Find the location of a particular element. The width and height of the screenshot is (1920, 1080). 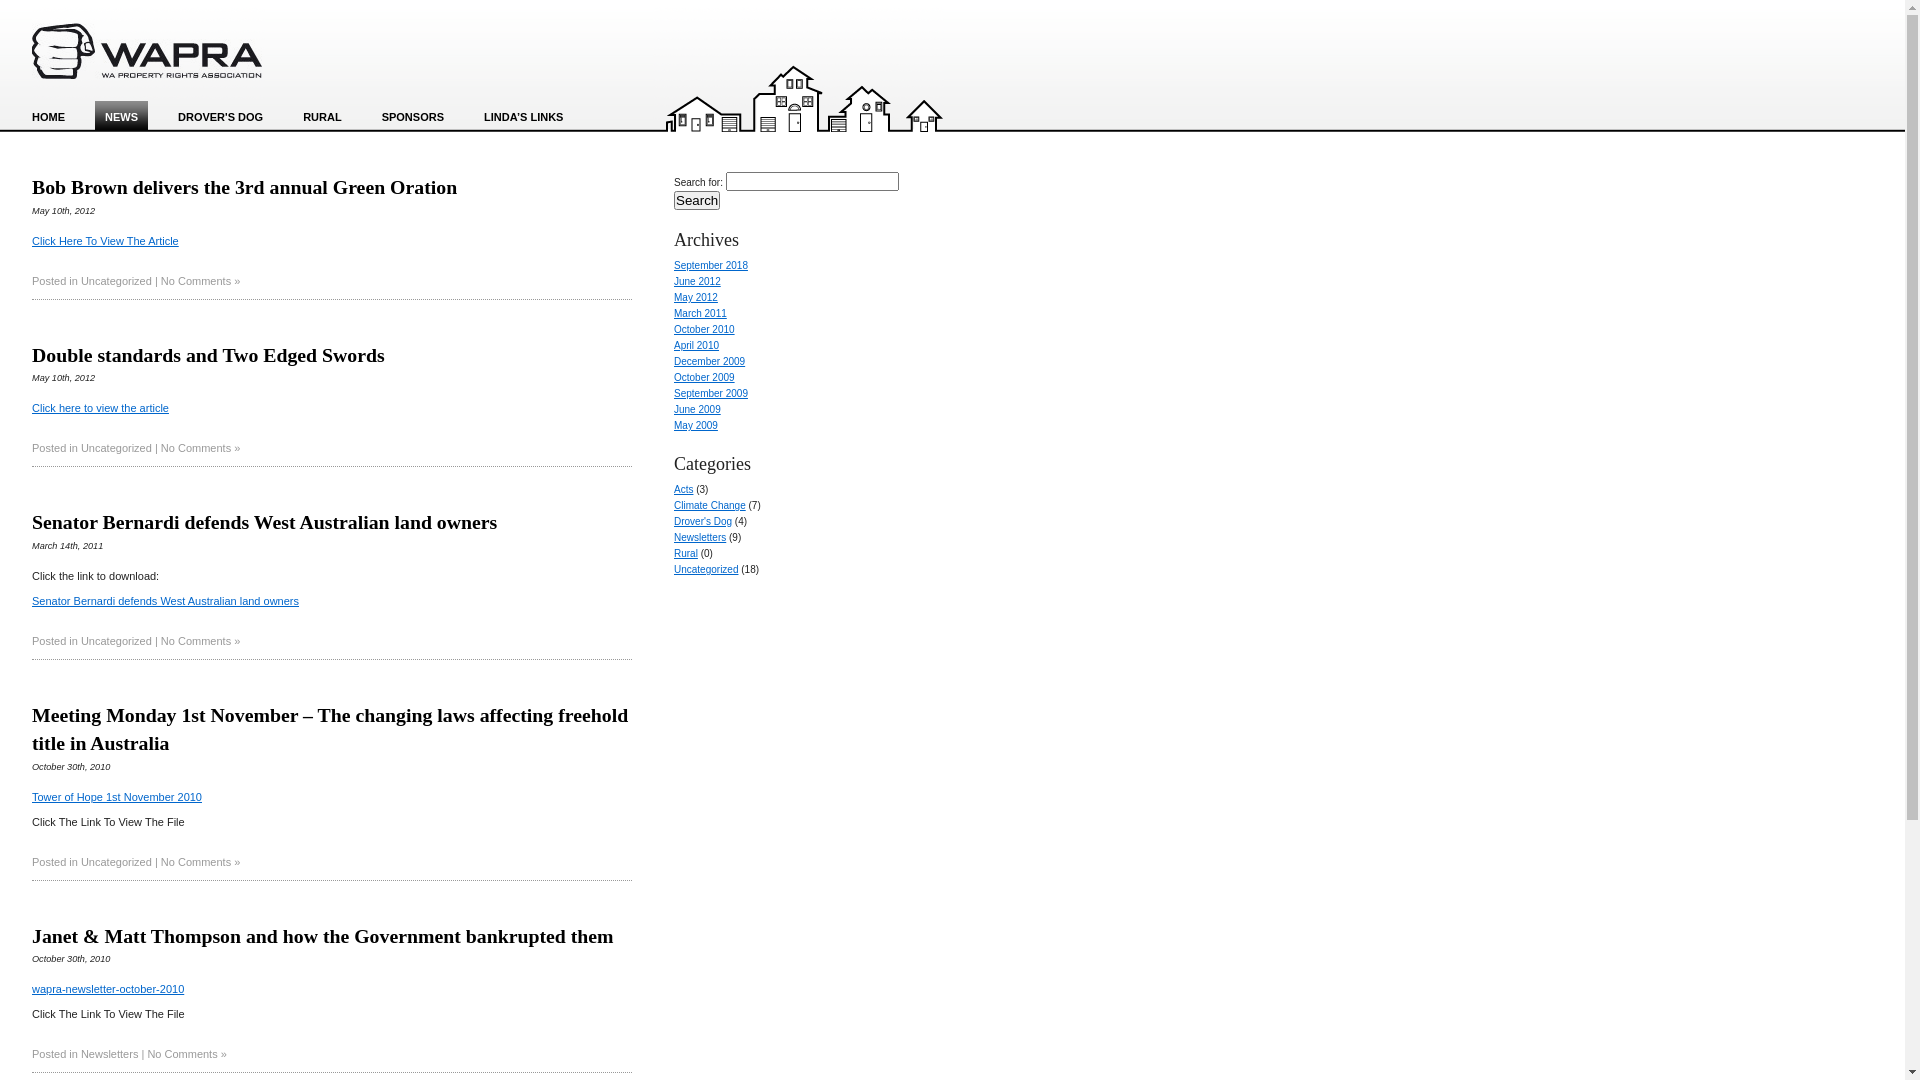

'October 2009' is located at coordinates (704, 377).